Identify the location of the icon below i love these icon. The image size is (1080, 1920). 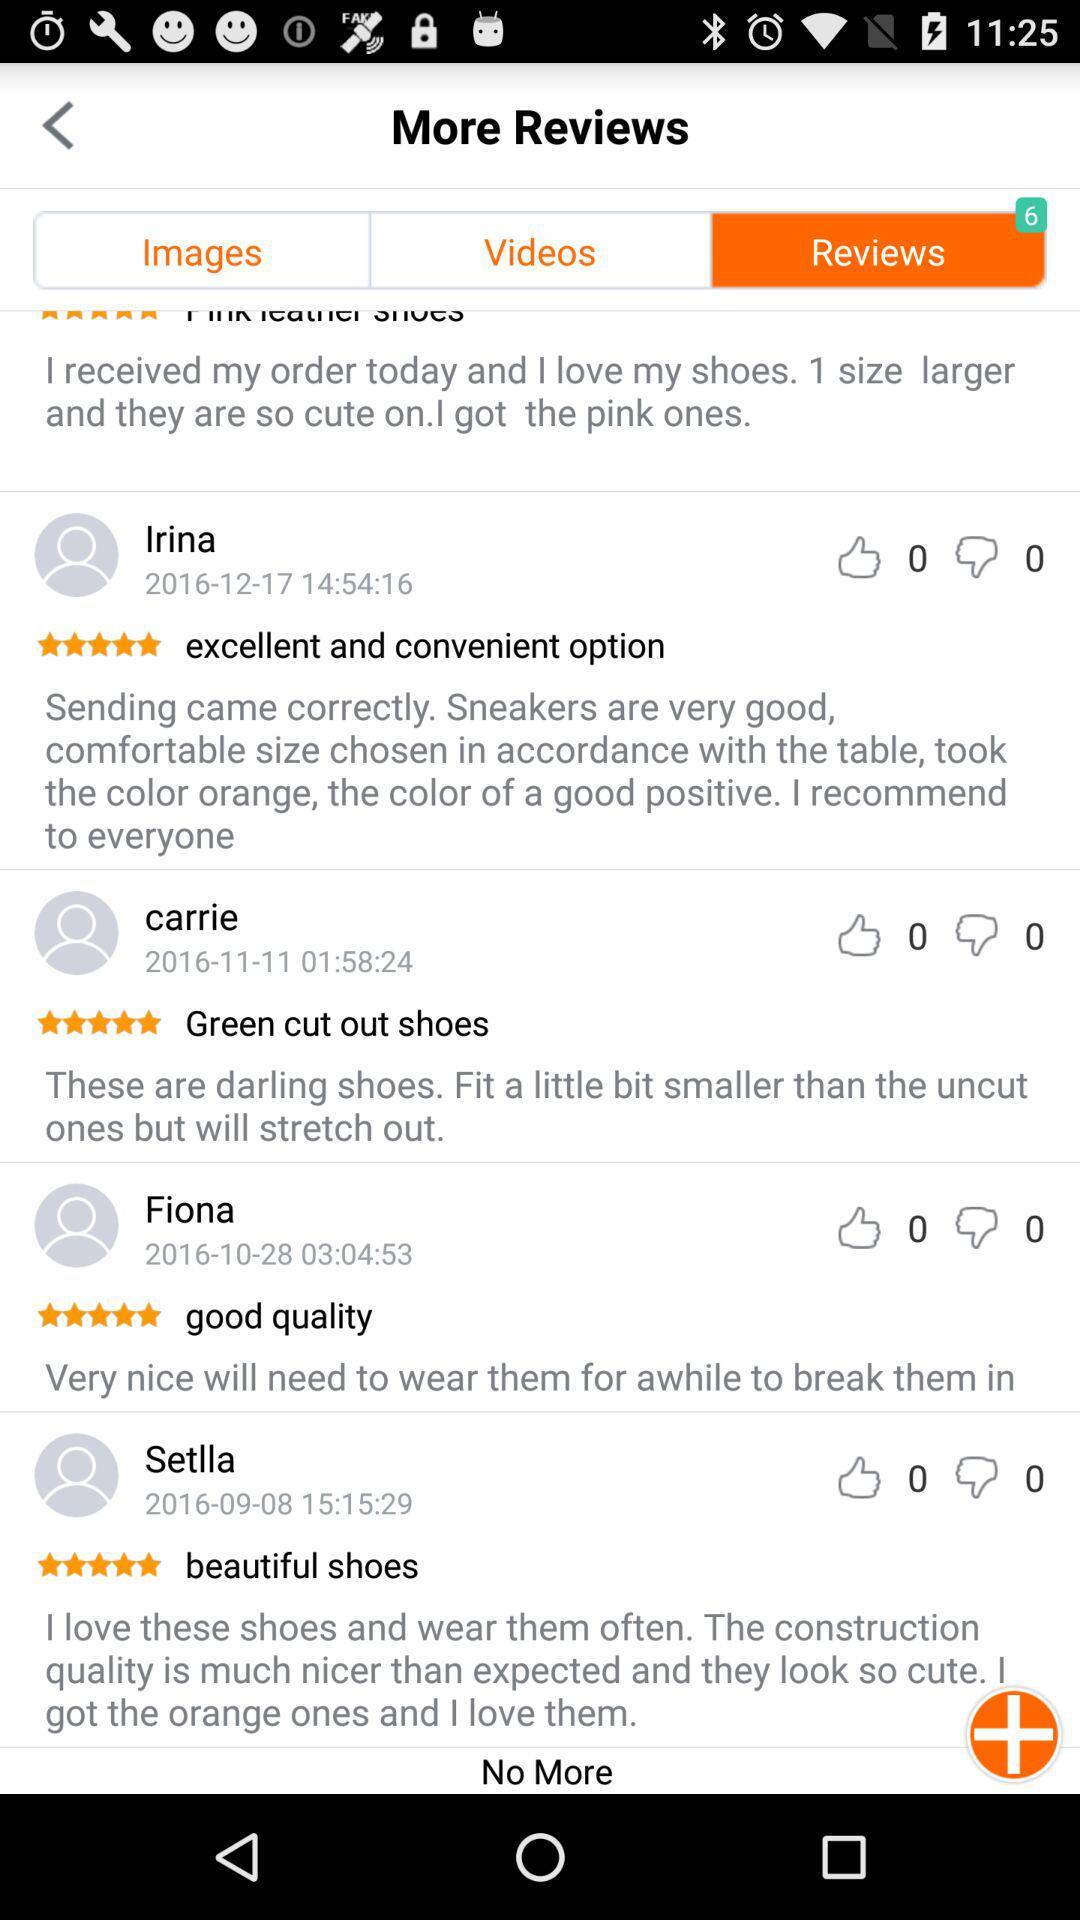
(546, 1770).